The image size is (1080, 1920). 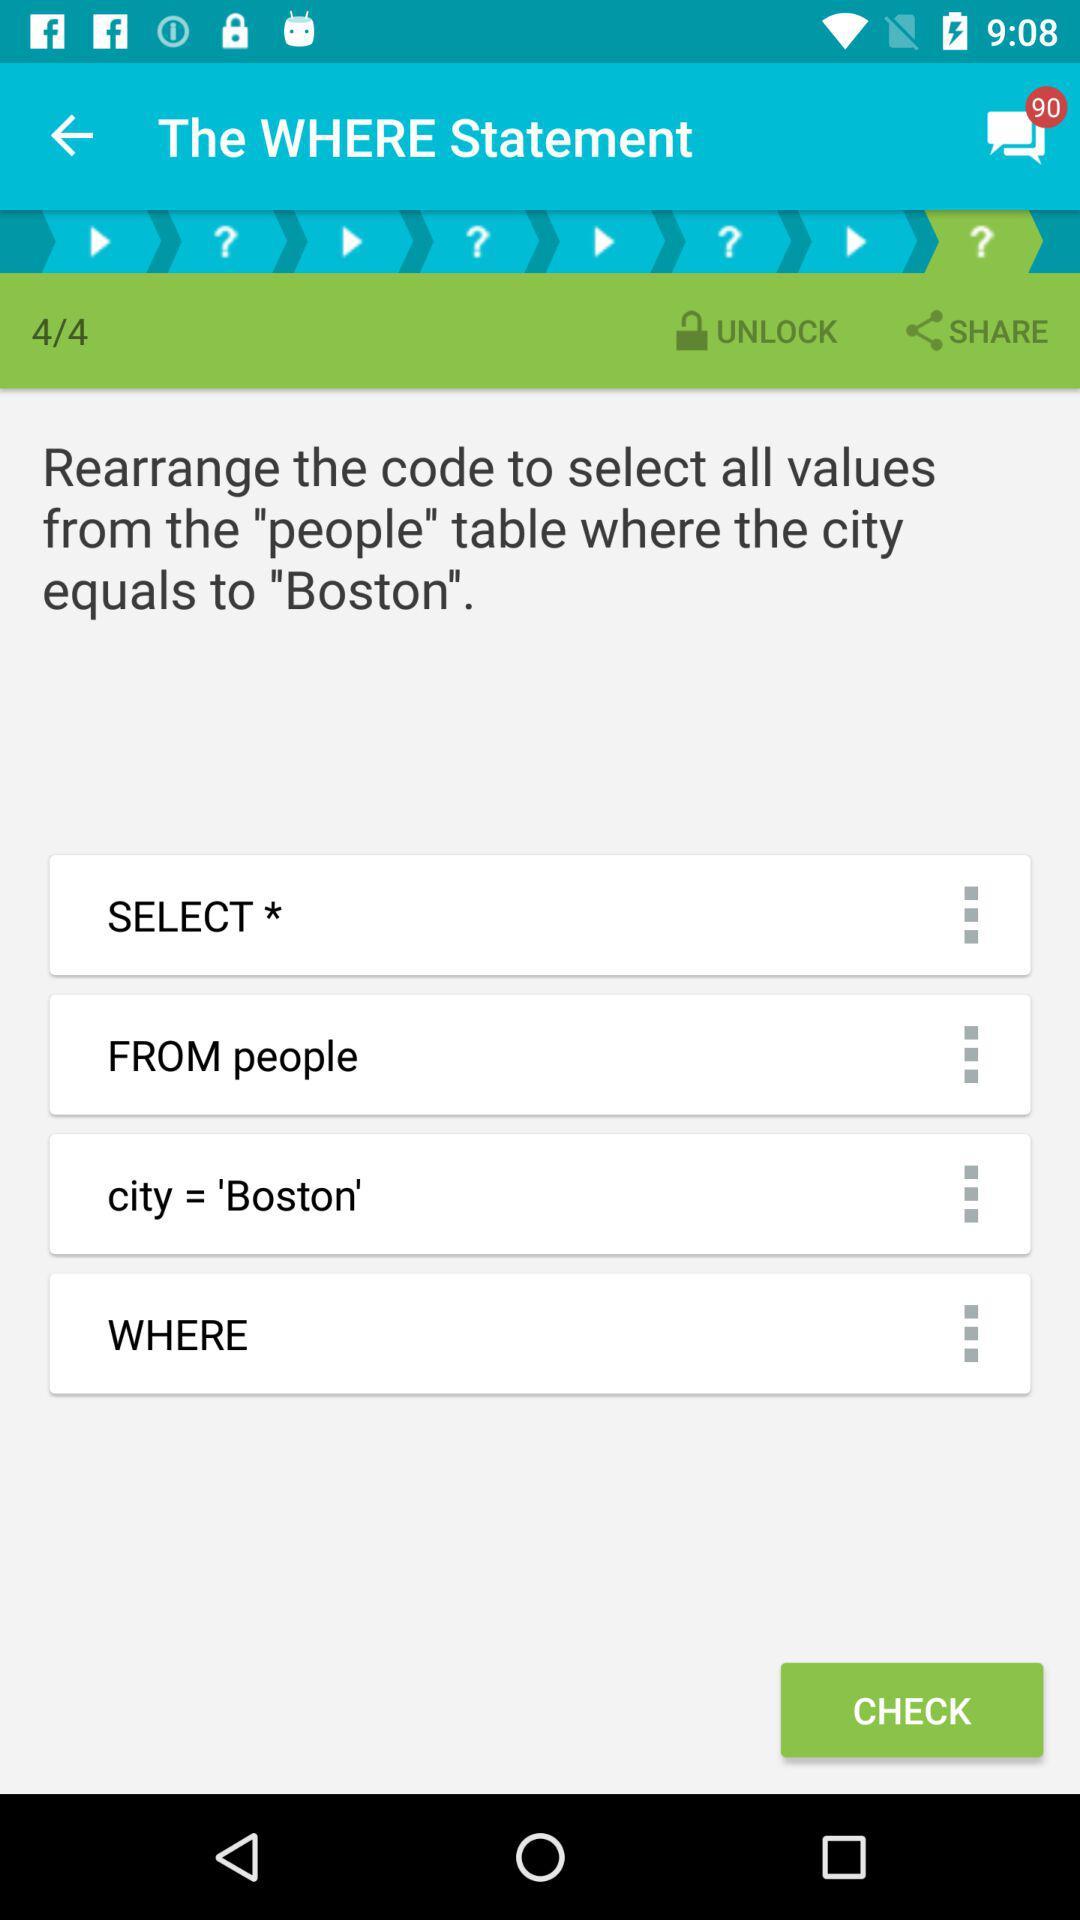 What do you see at coordinates (601, 240) in the screenshot?
I see `the play icon` at bounding box center [601, 240].